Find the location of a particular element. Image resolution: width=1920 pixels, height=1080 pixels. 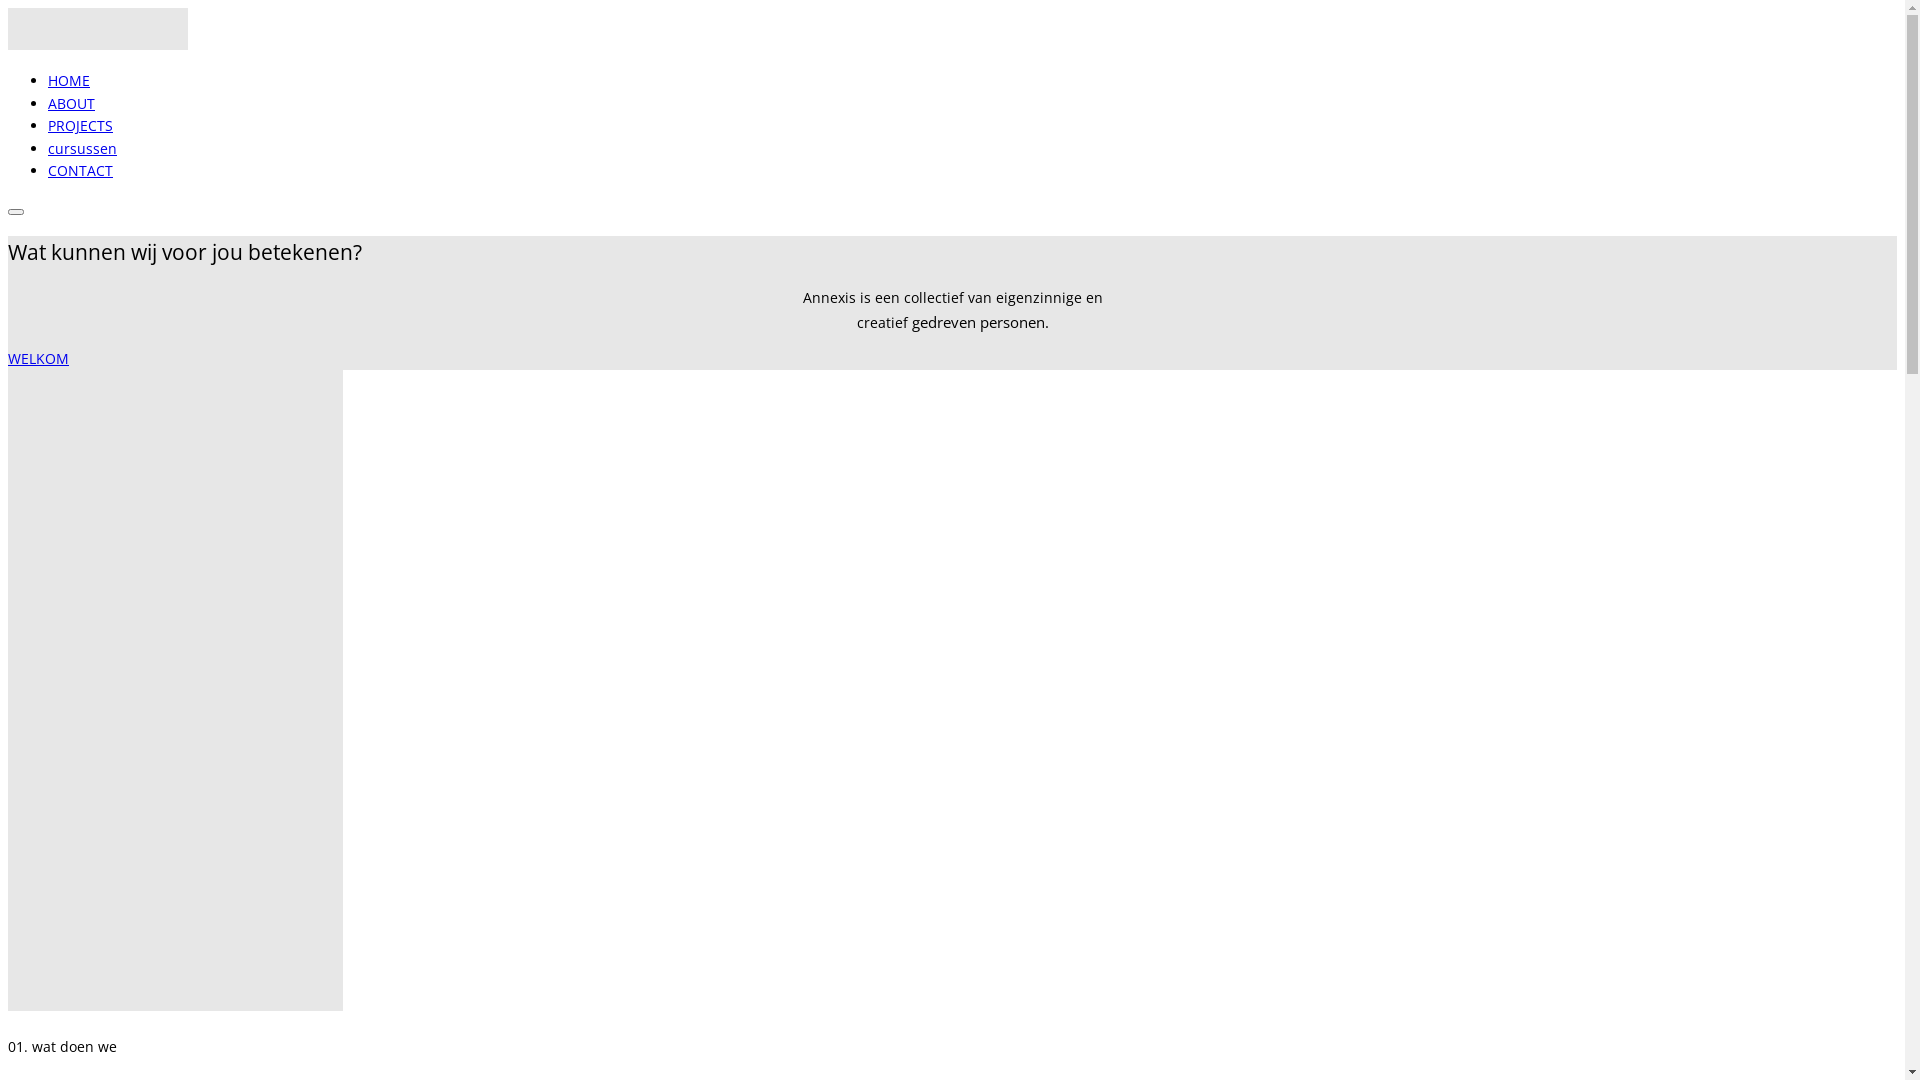

'HOME' is located at coordinates (48, 79).